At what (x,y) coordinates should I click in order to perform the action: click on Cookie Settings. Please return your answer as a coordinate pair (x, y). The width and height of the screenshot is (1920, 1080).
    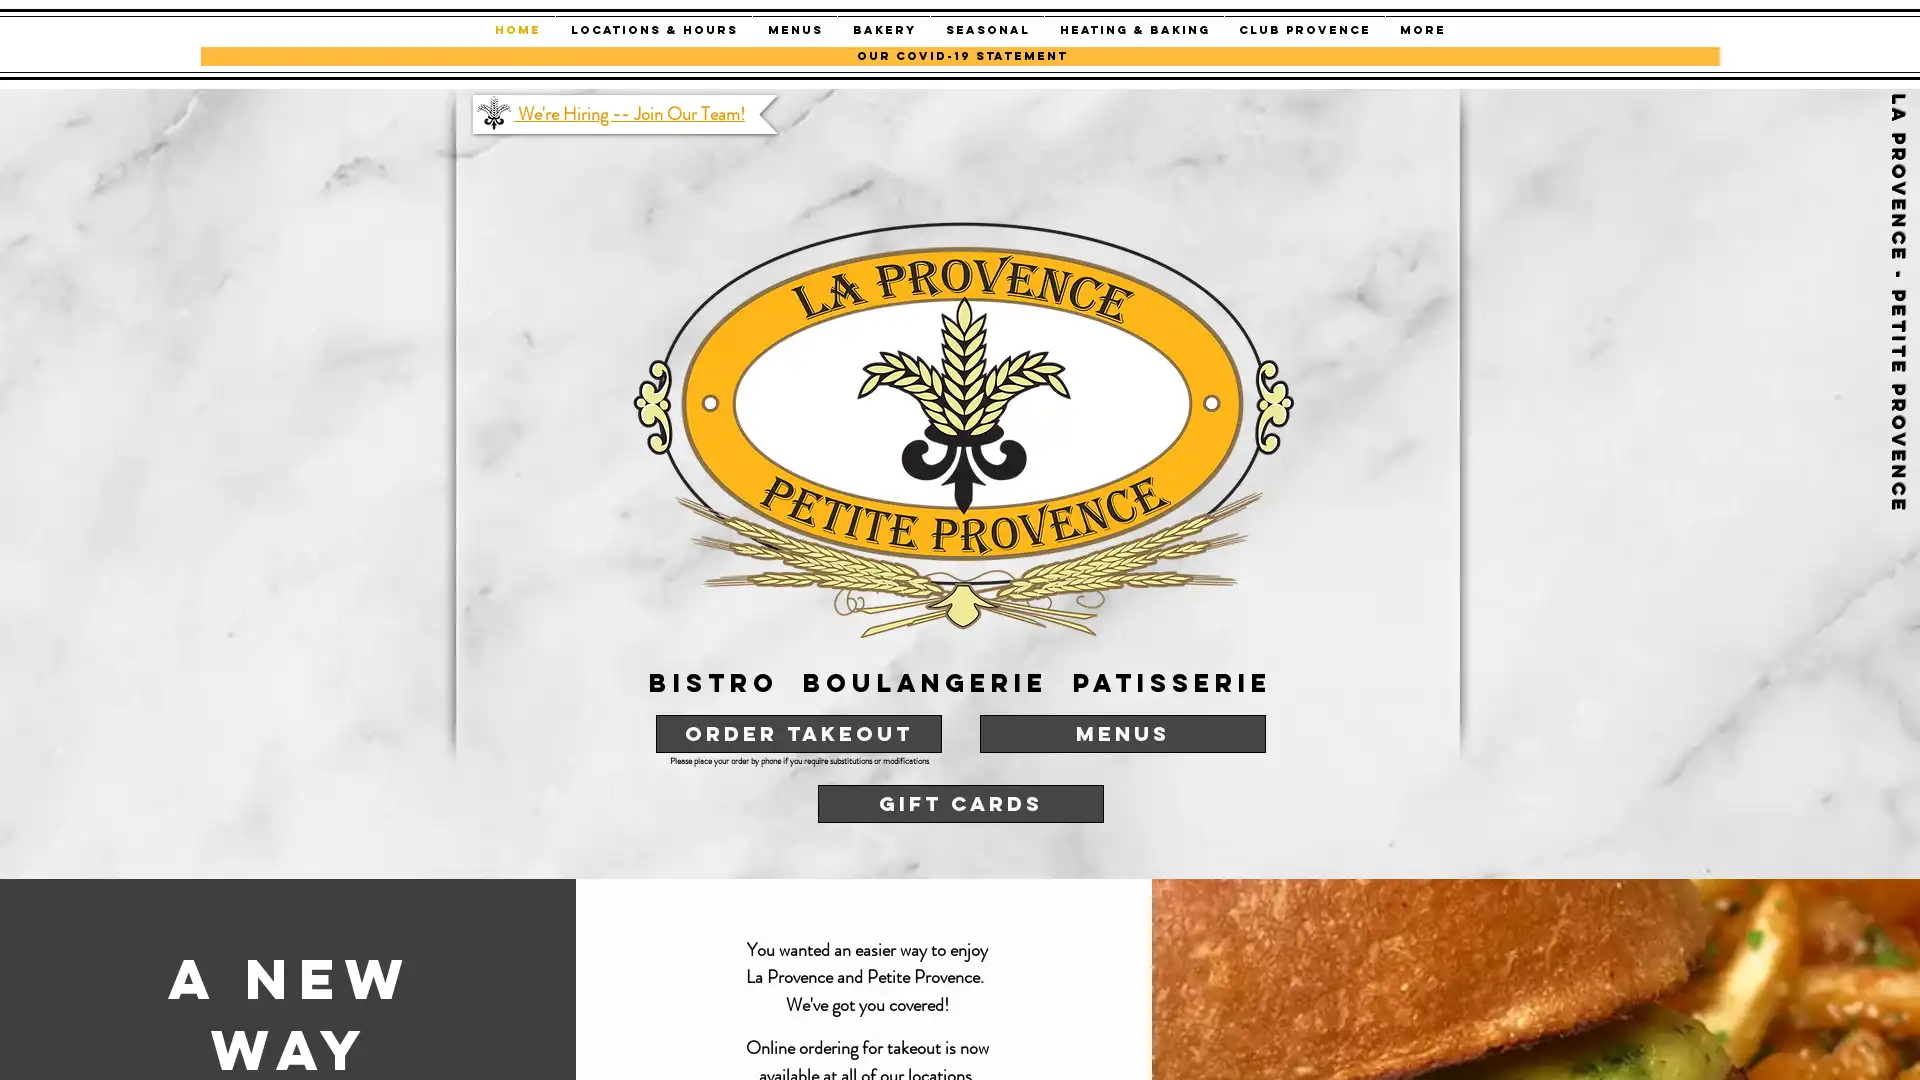
    Looking at the image, I should click on (1703, 1044).